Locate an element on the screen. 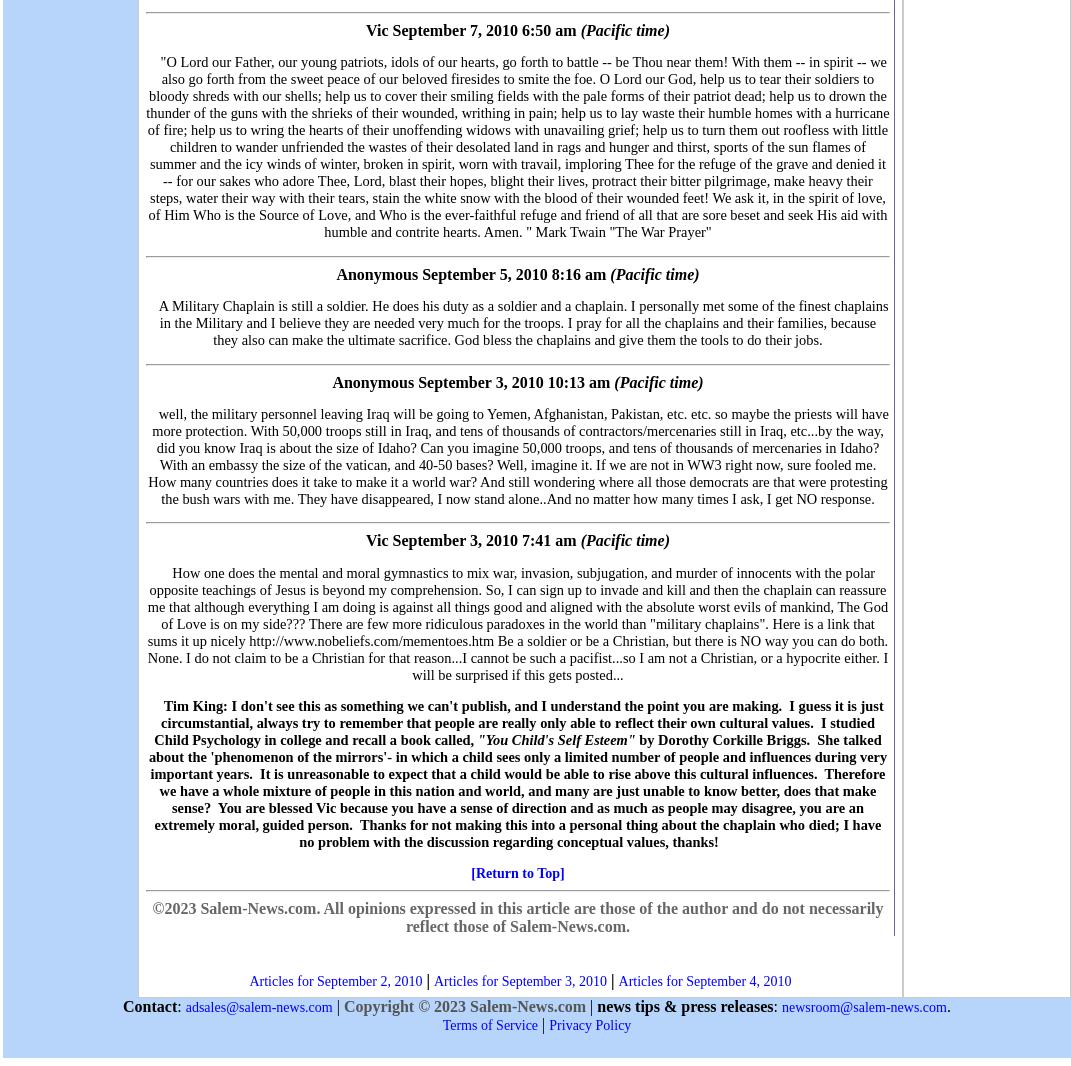  'Articles for September 2, 2010' is located at coordinates (334, 980).